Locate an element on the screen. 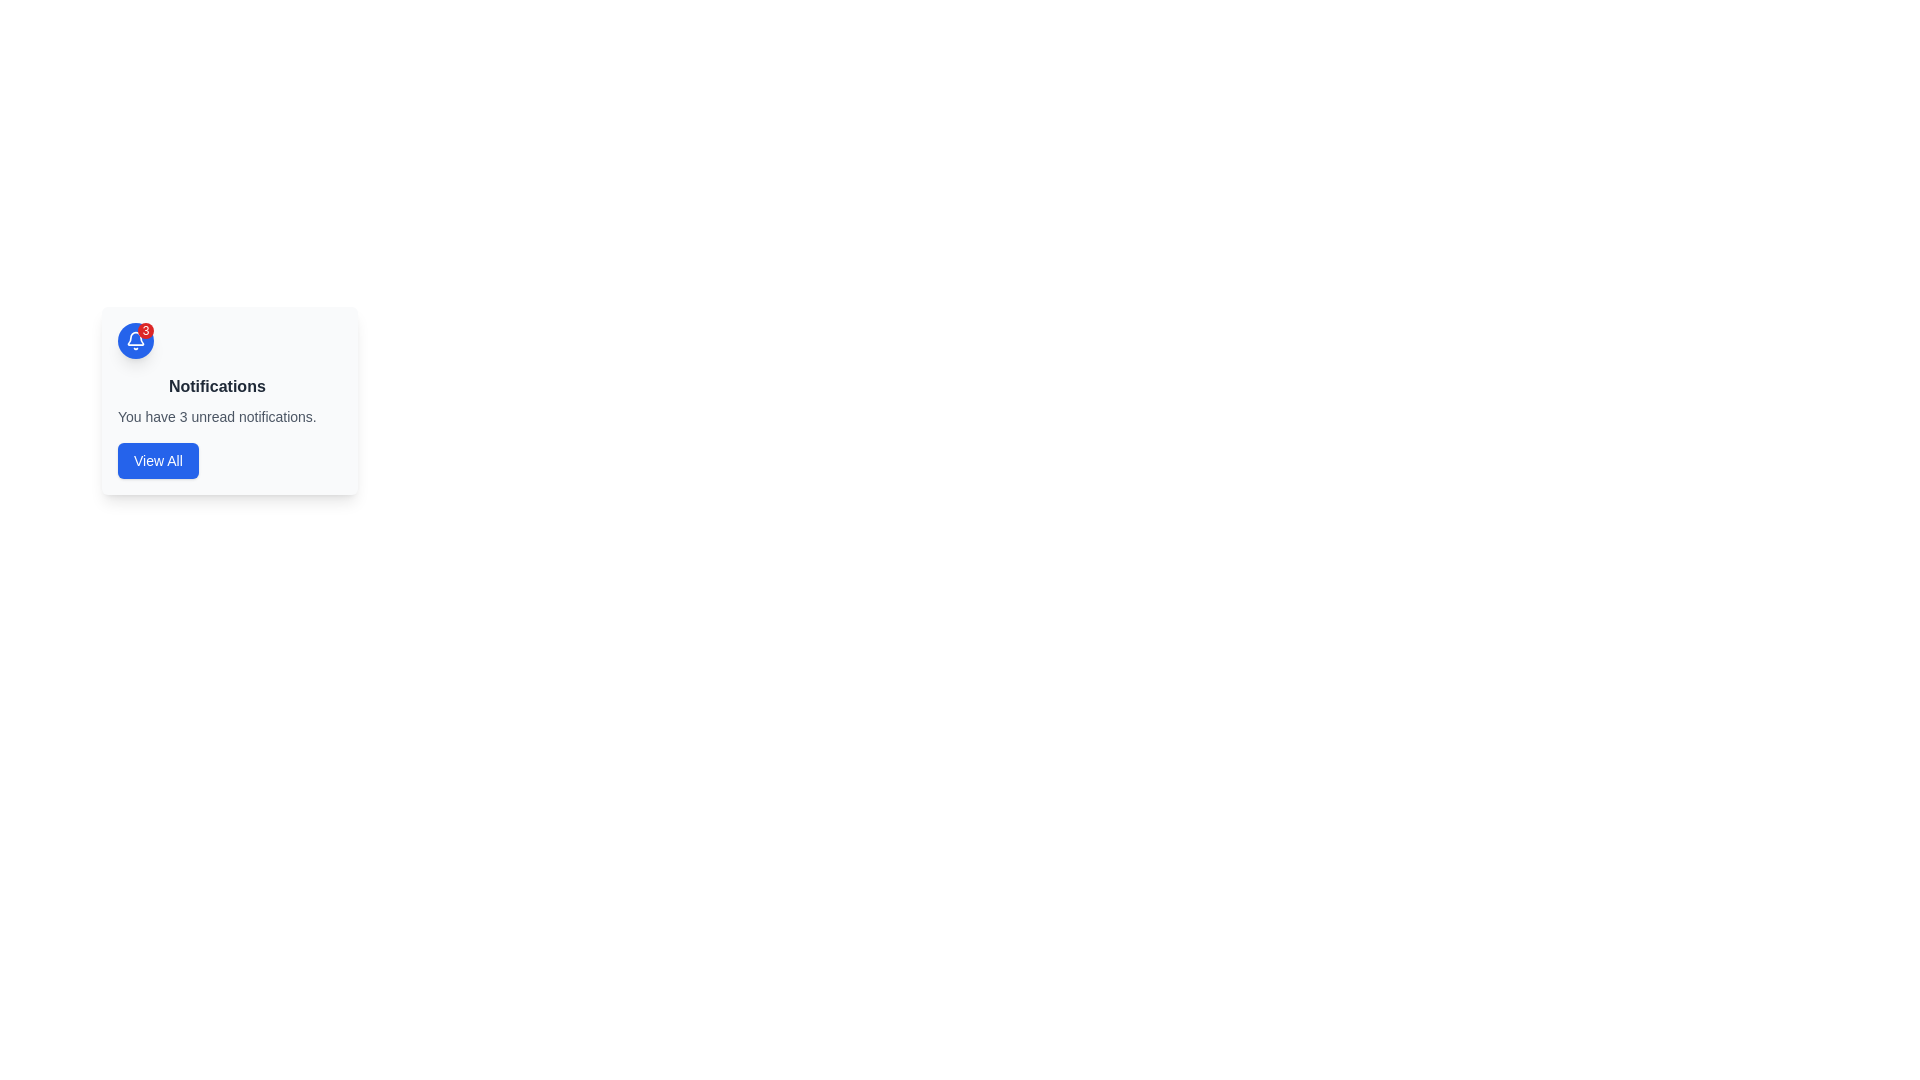 Image resolution: width=1920 pixels, height=1080 pixels. the 'View All' button is located at coordinates (157, 461).